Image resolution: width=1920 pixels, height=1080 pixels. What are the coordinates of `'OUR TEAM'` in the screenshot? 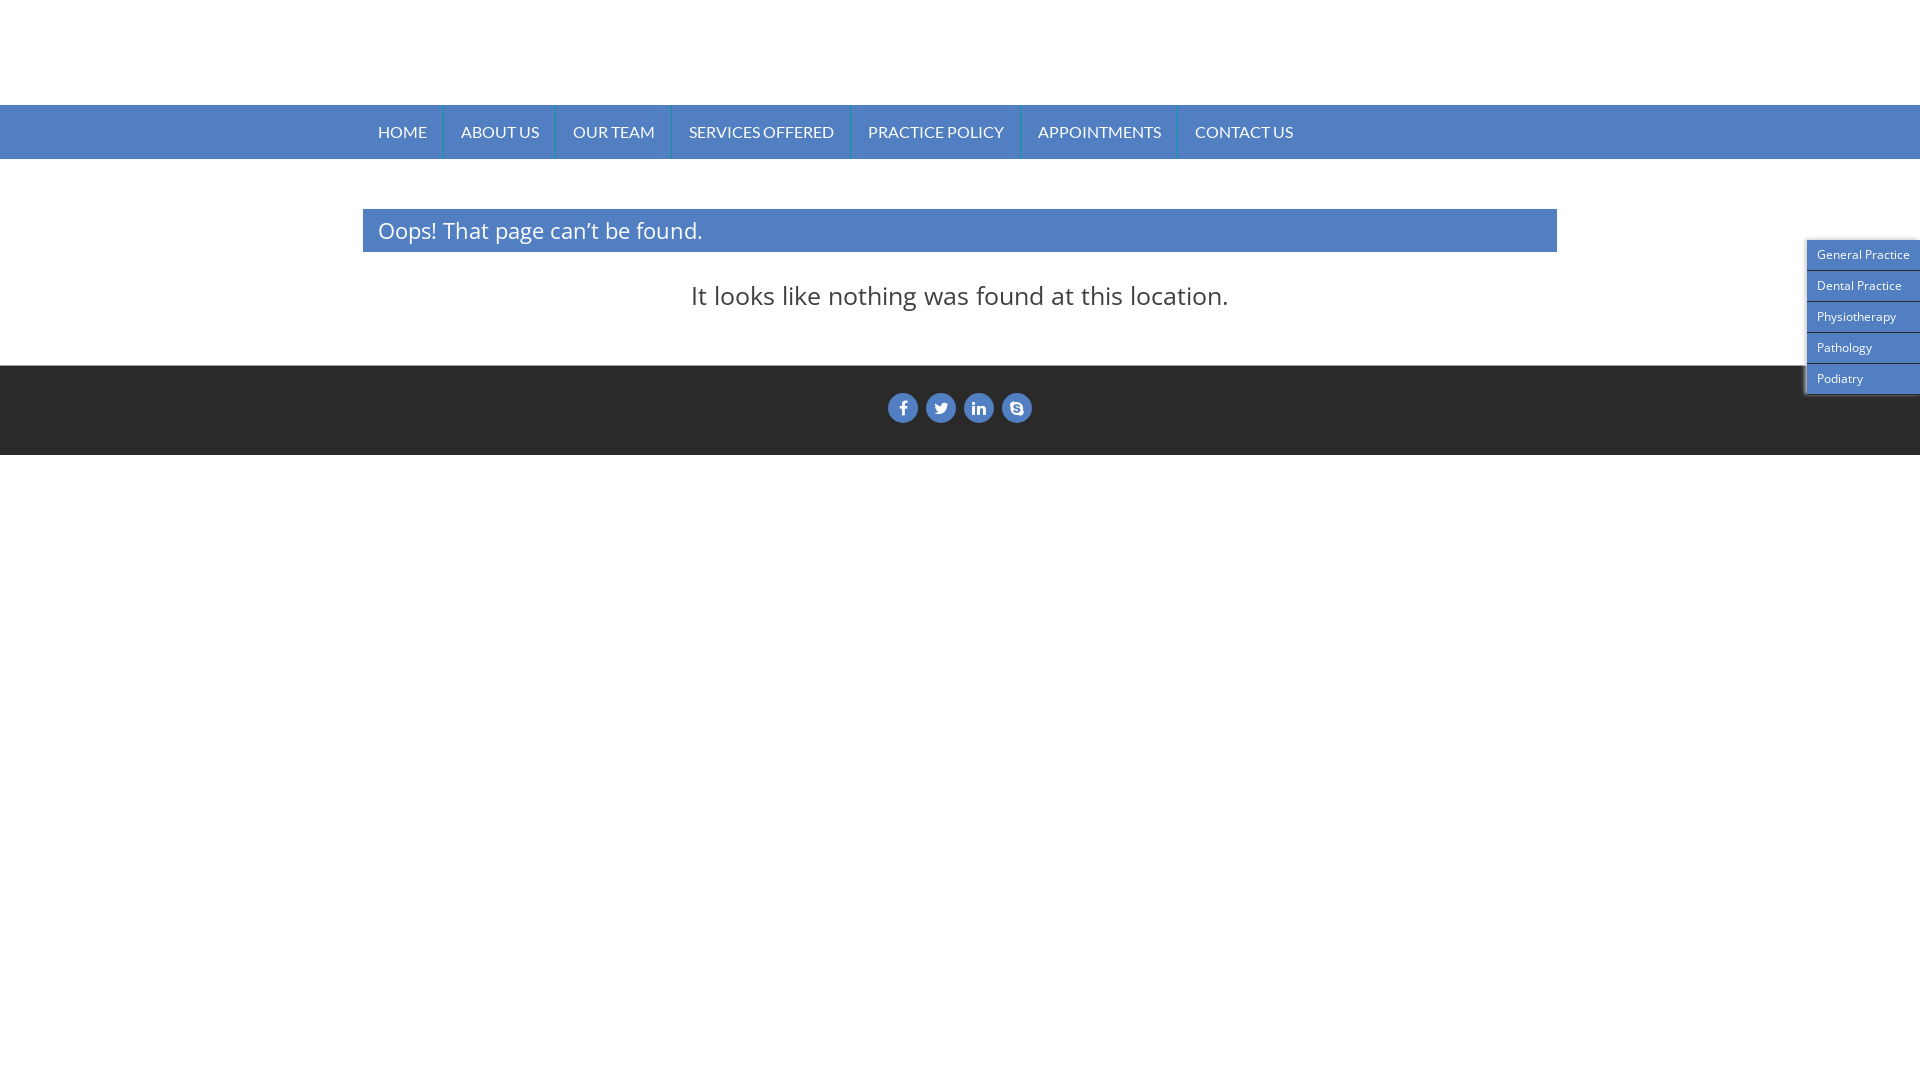 It's located at (613, 131).